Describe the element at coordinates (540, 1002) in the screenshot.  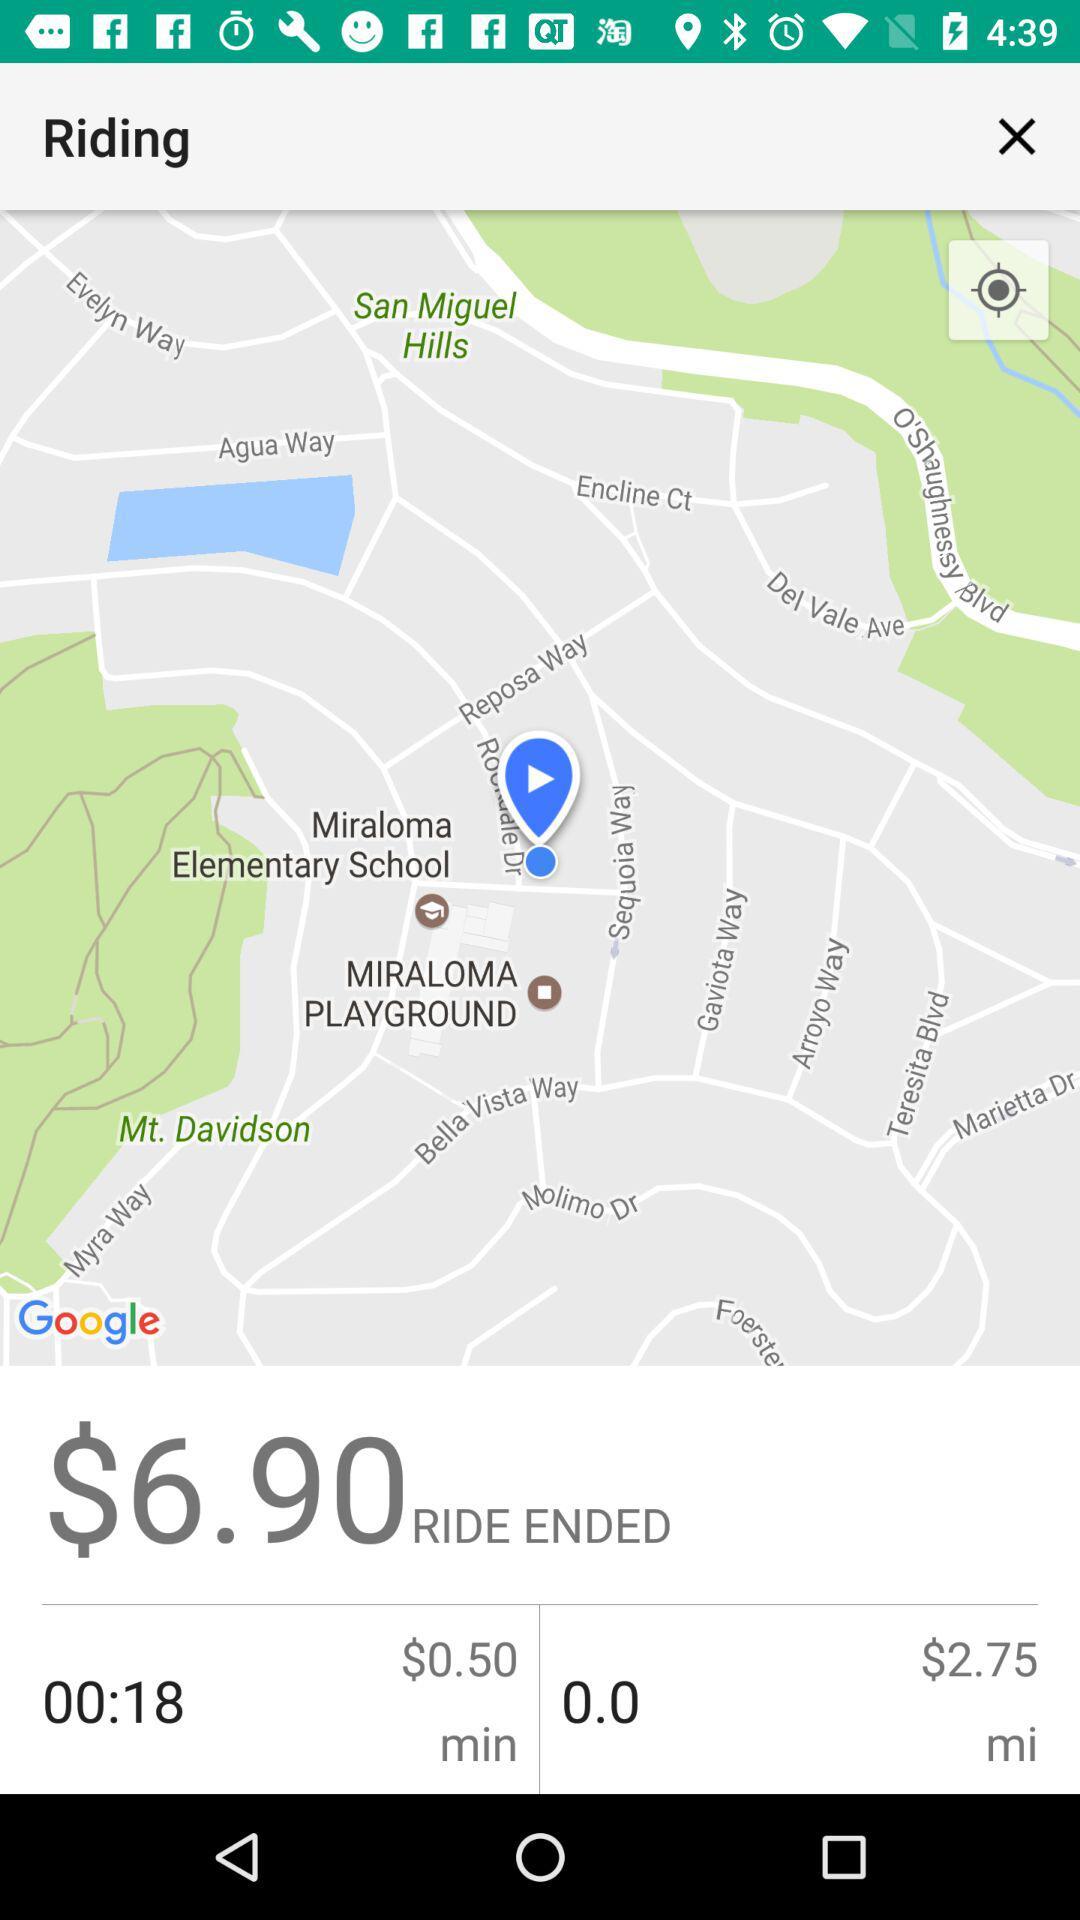
I see `the icon at the center` at that location.